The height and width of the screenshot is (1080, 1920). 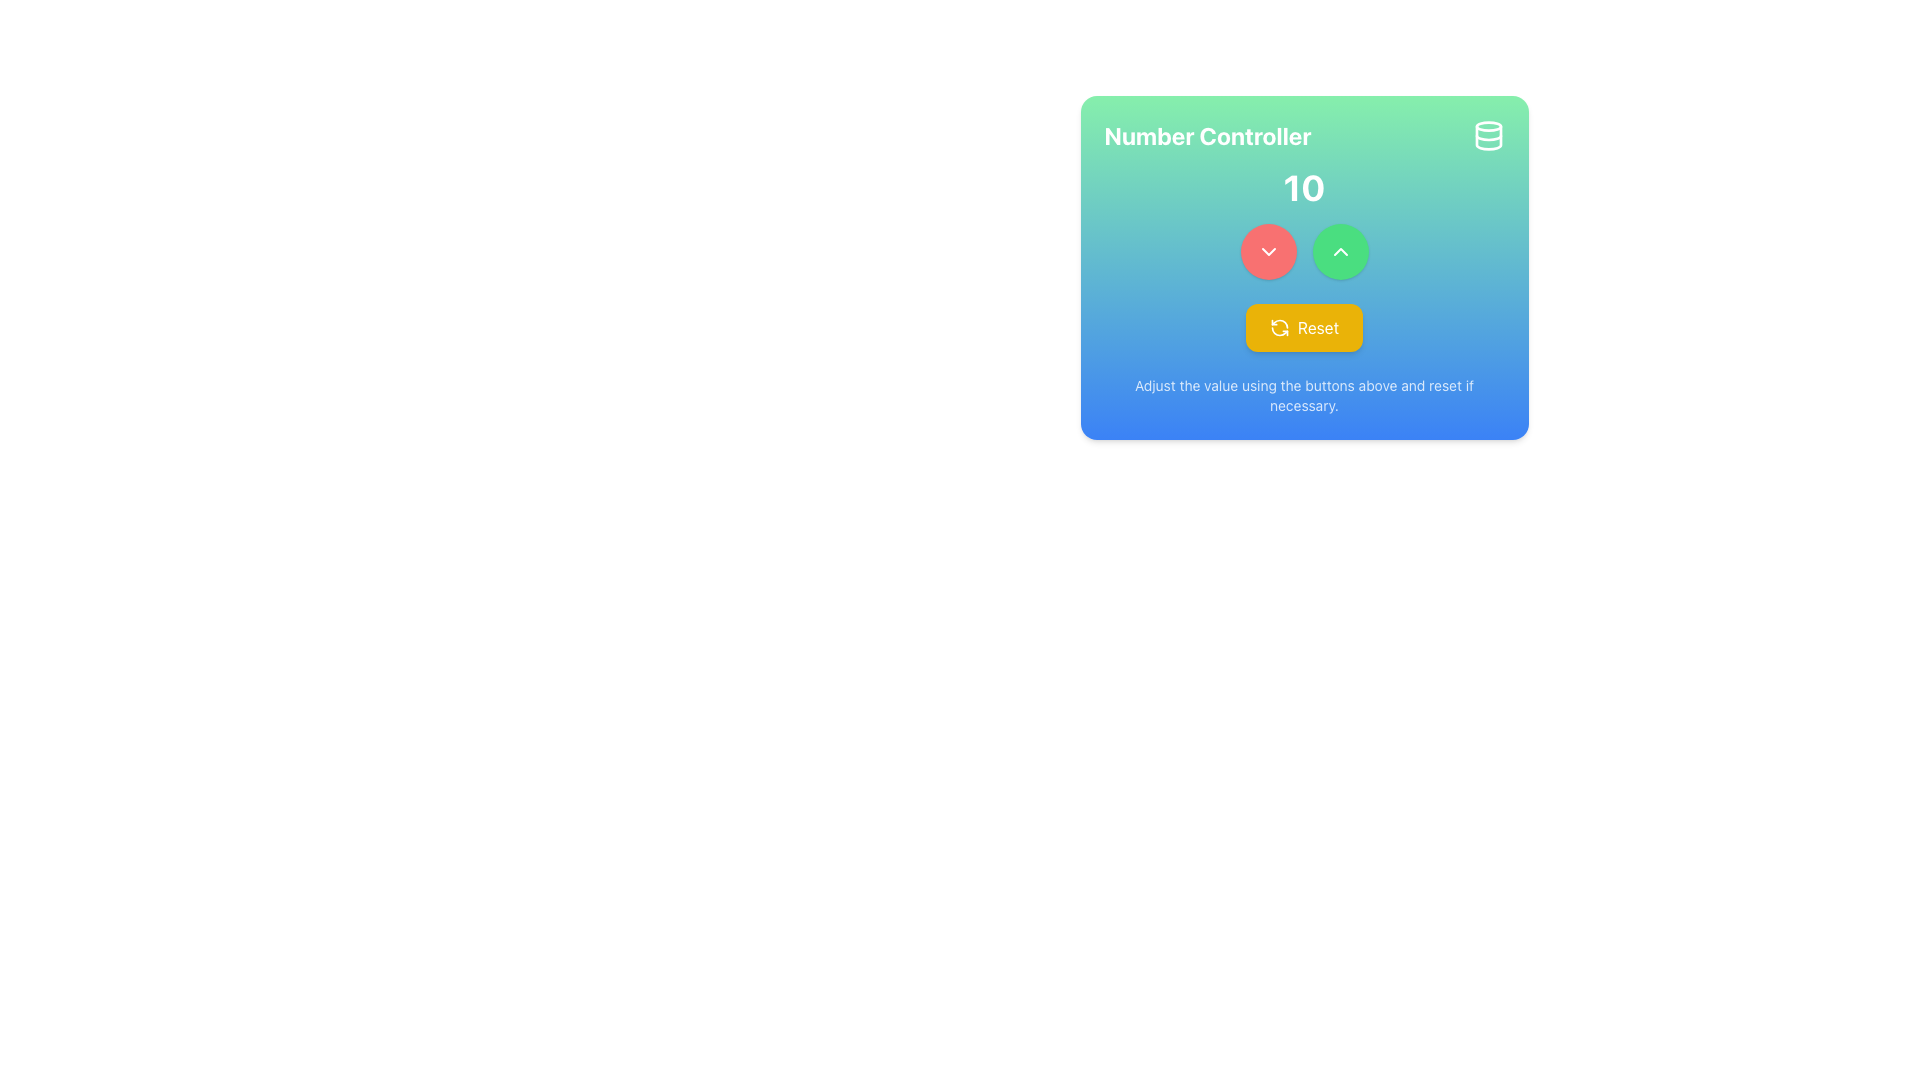 What do you see at coordinates (1304, 326) in the screenshot?
I see `the 'Reset' button, which has a yellow background and white text, located at the bottom center of the 'Number Controller' card, to reset the displayed value` at bounding box center [1304, 326].